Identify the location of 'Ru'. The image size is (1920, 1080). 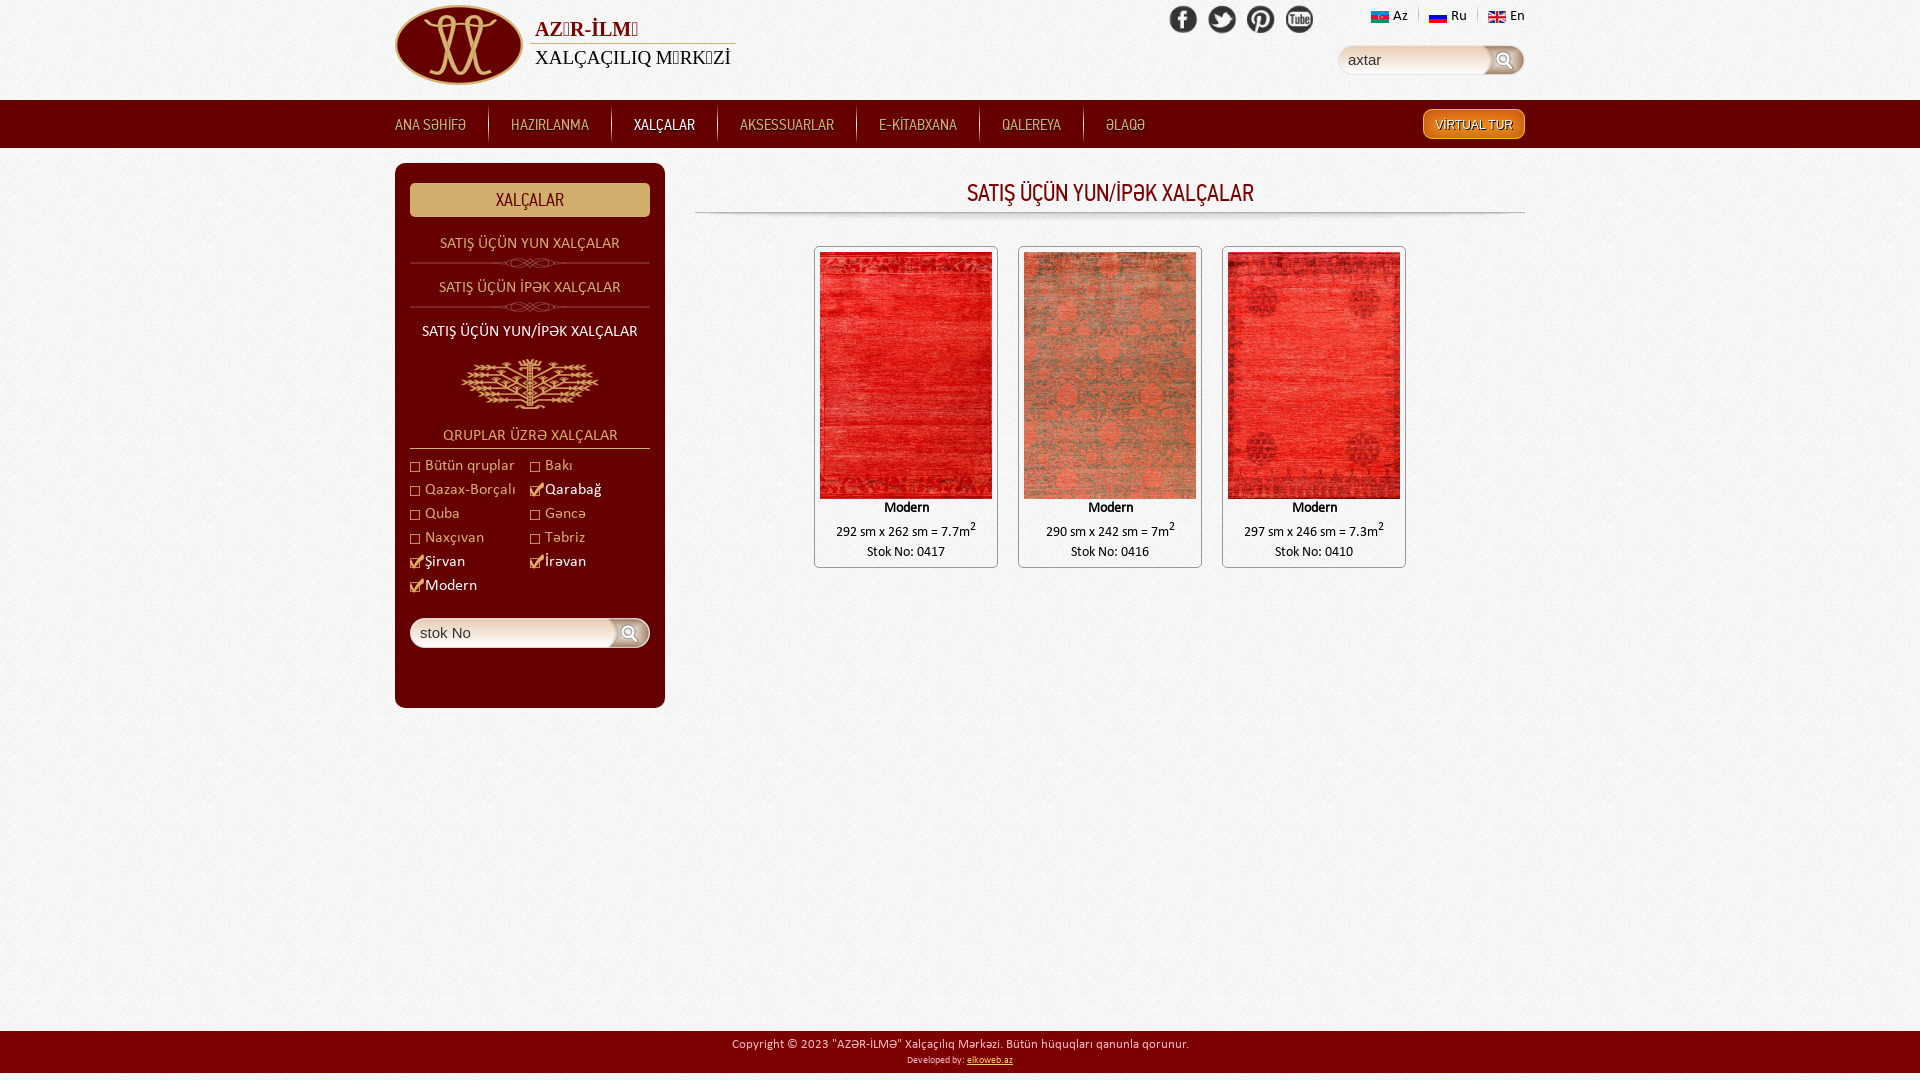
(1448, 16).